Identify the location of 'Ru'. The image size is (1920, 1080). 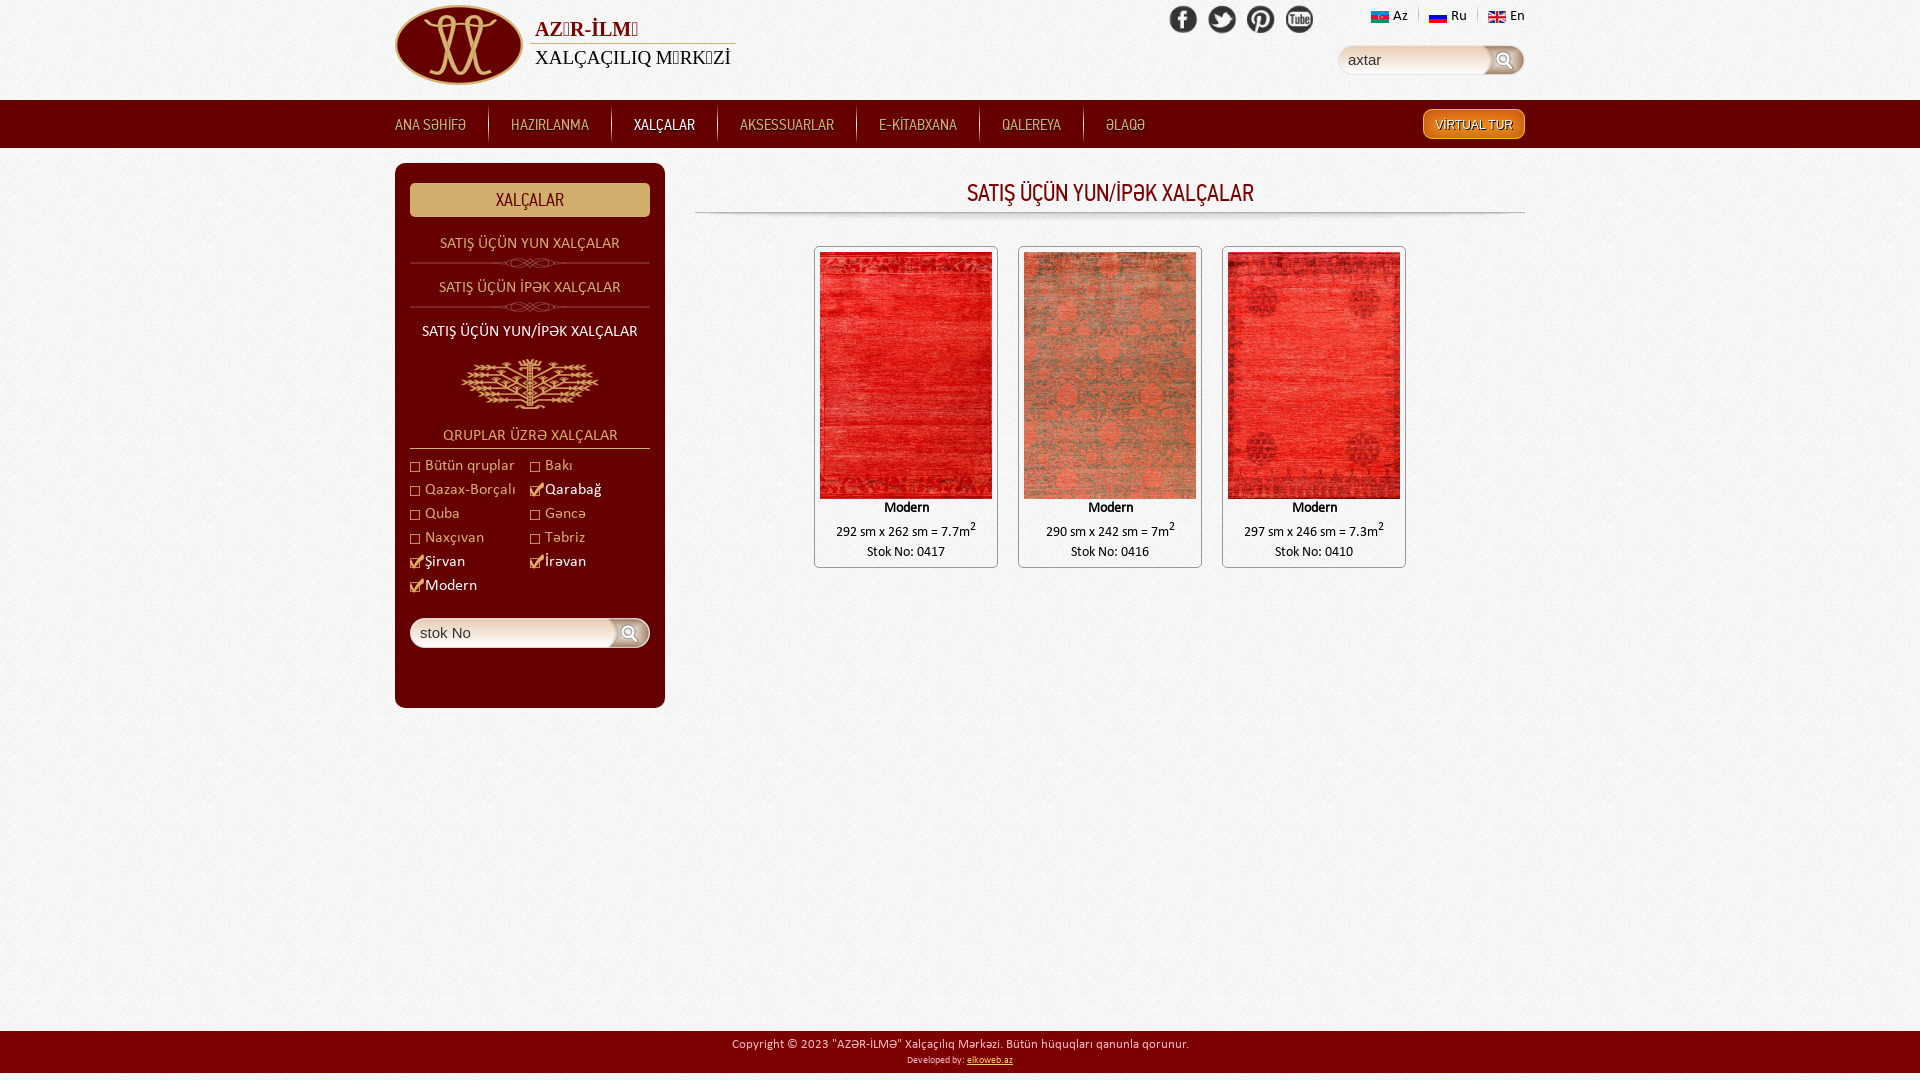
(1448, 16).